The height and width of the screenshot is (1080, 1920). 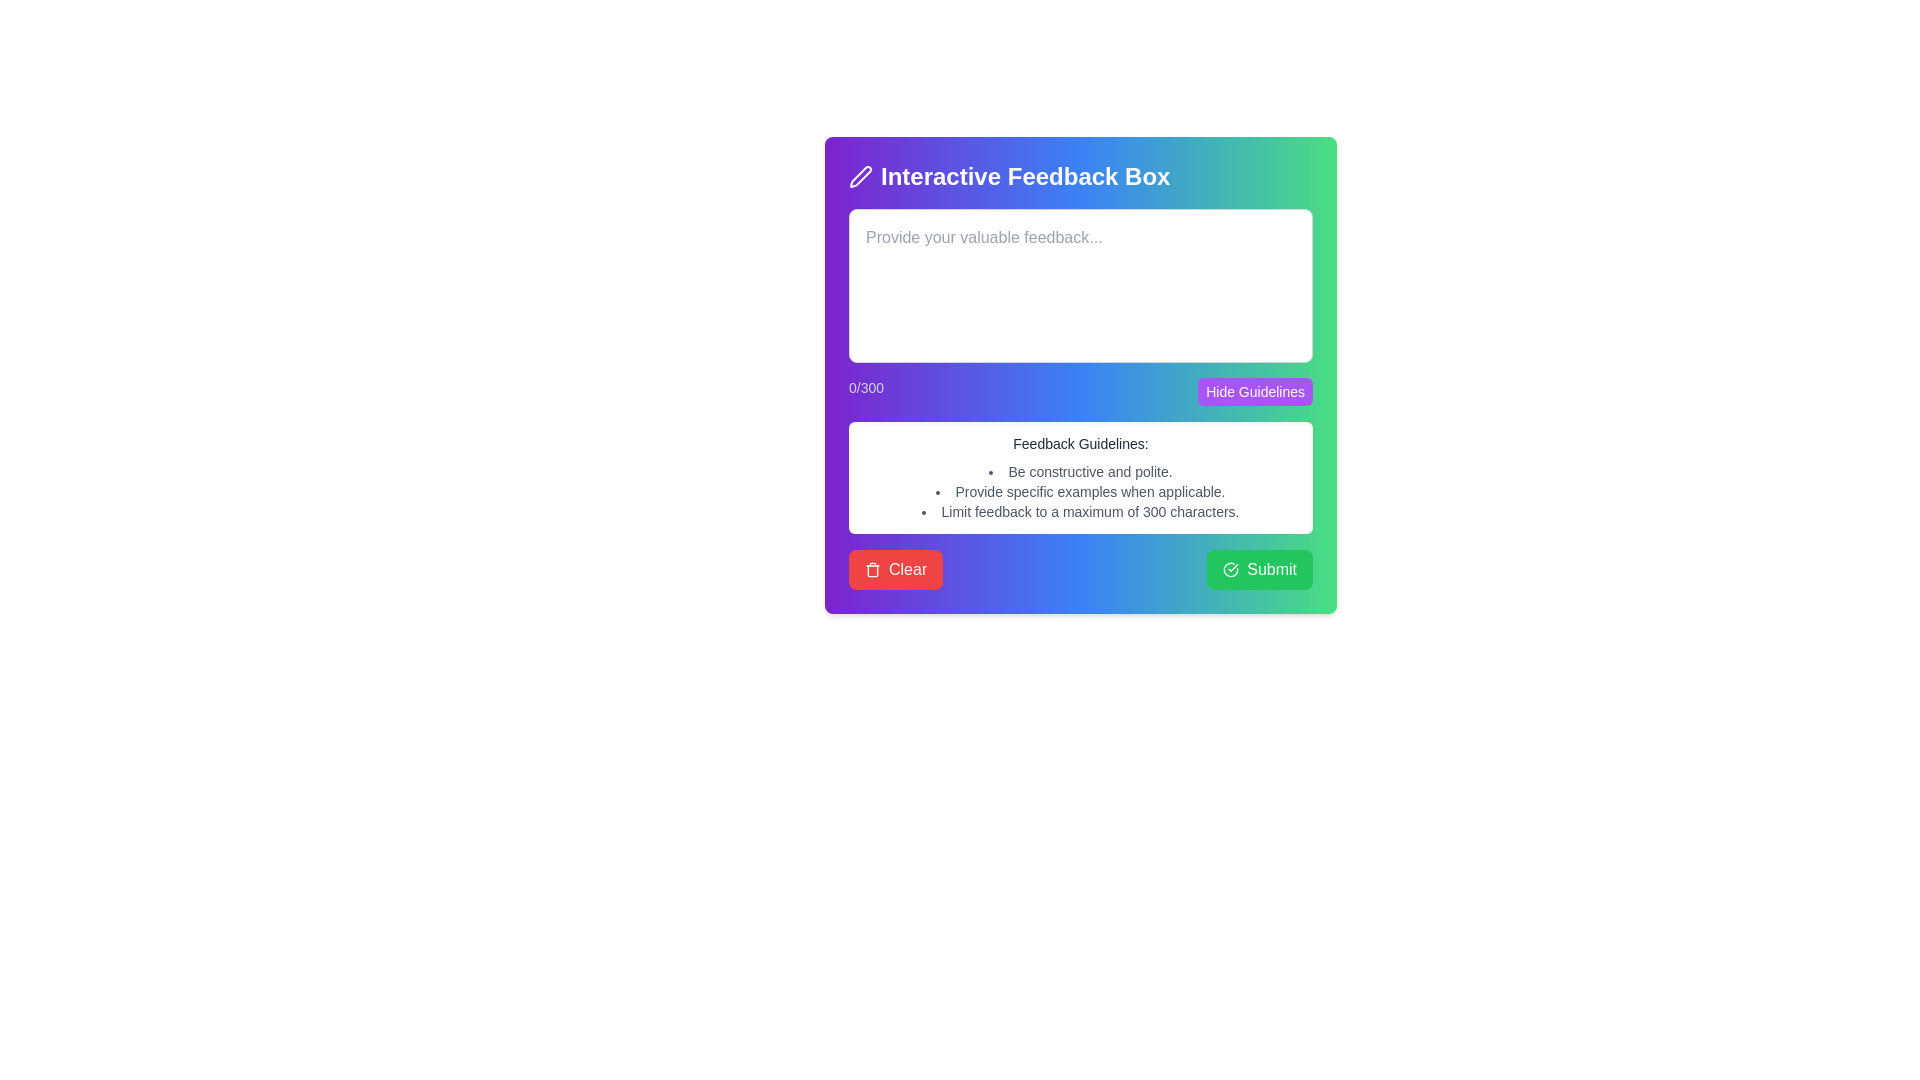 I want to click on the pen icon, which is a small graphical representation positioned to the left of the 'Interactive Feedback Box' header text, slightly tilted to the left, so click(x=860, y=176).